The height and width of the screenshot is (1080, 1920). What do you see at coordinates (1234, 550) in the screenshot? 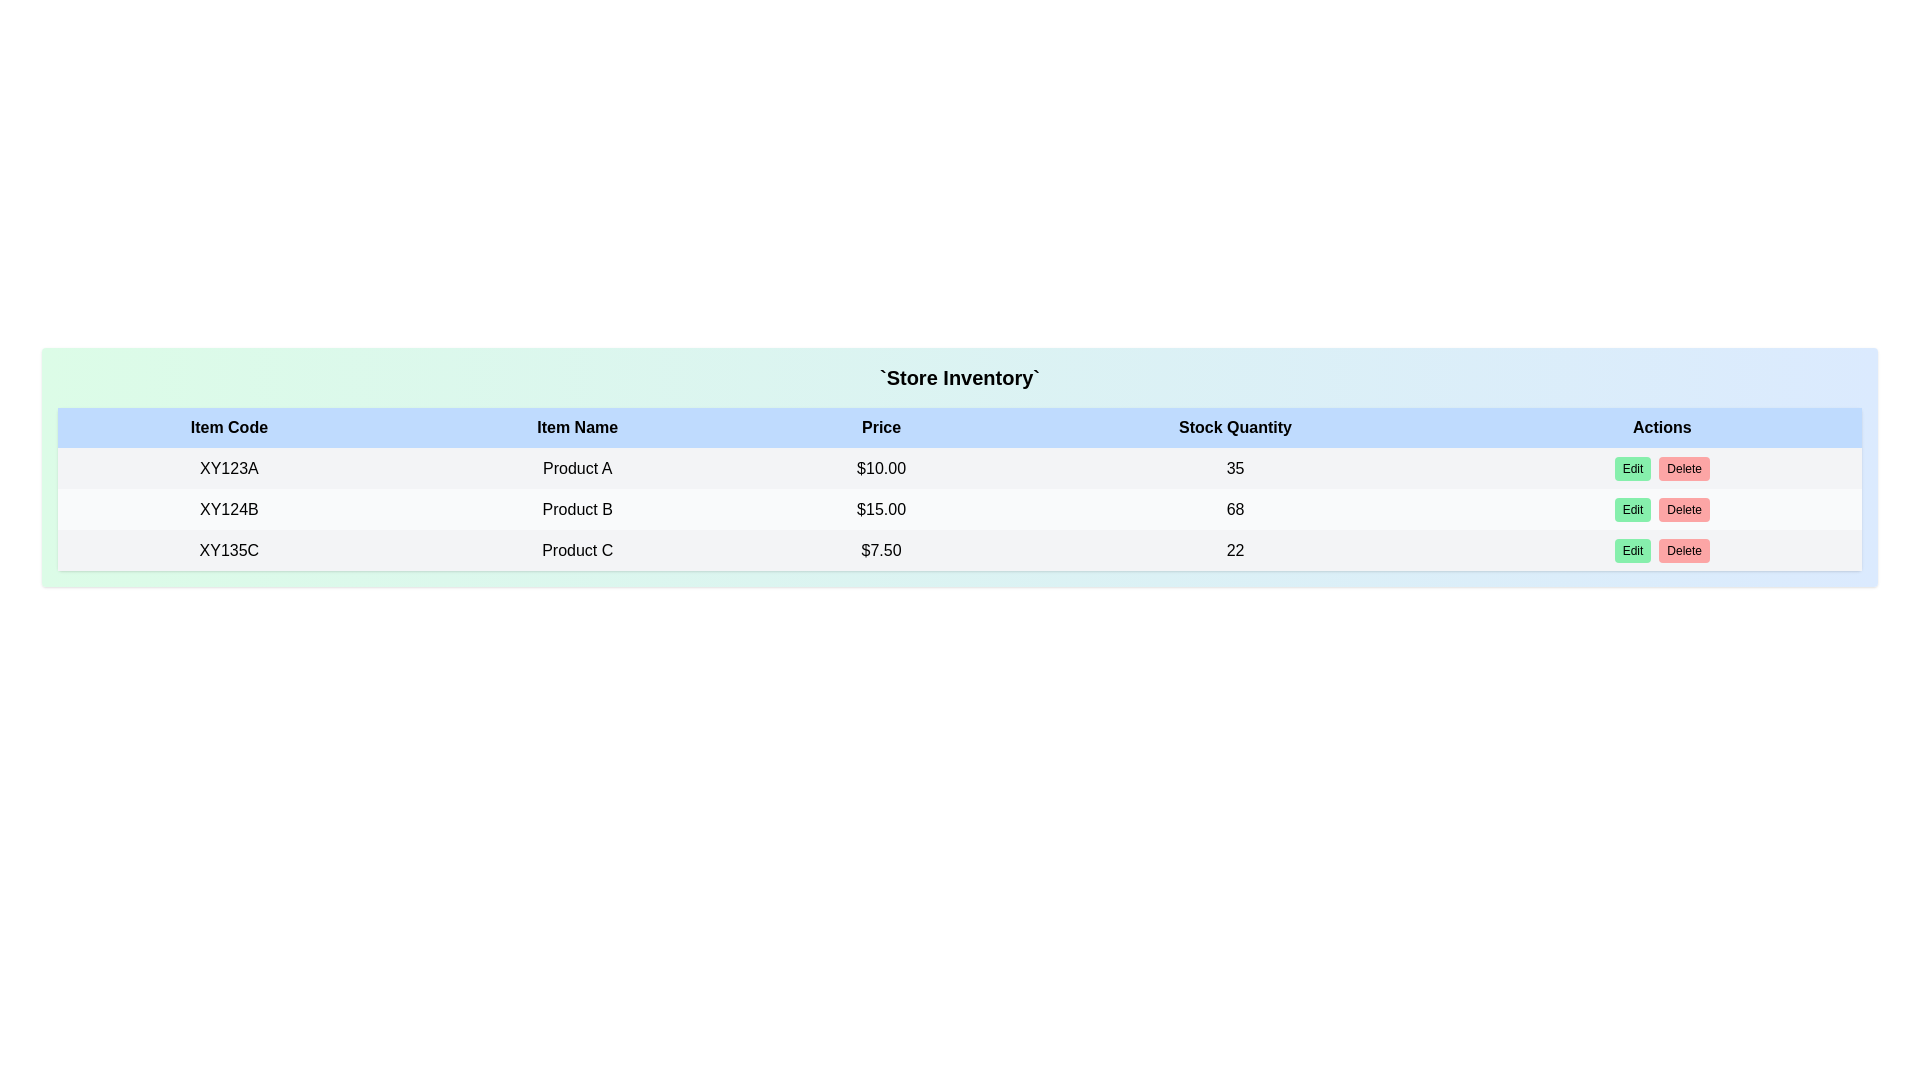
I see `the text label displaying the stock quantity of an item in the inventory, which is the fourth element in the 'Stock Quantity' column of the 'Store Inventory' table` at bounding box center [1234, 550].